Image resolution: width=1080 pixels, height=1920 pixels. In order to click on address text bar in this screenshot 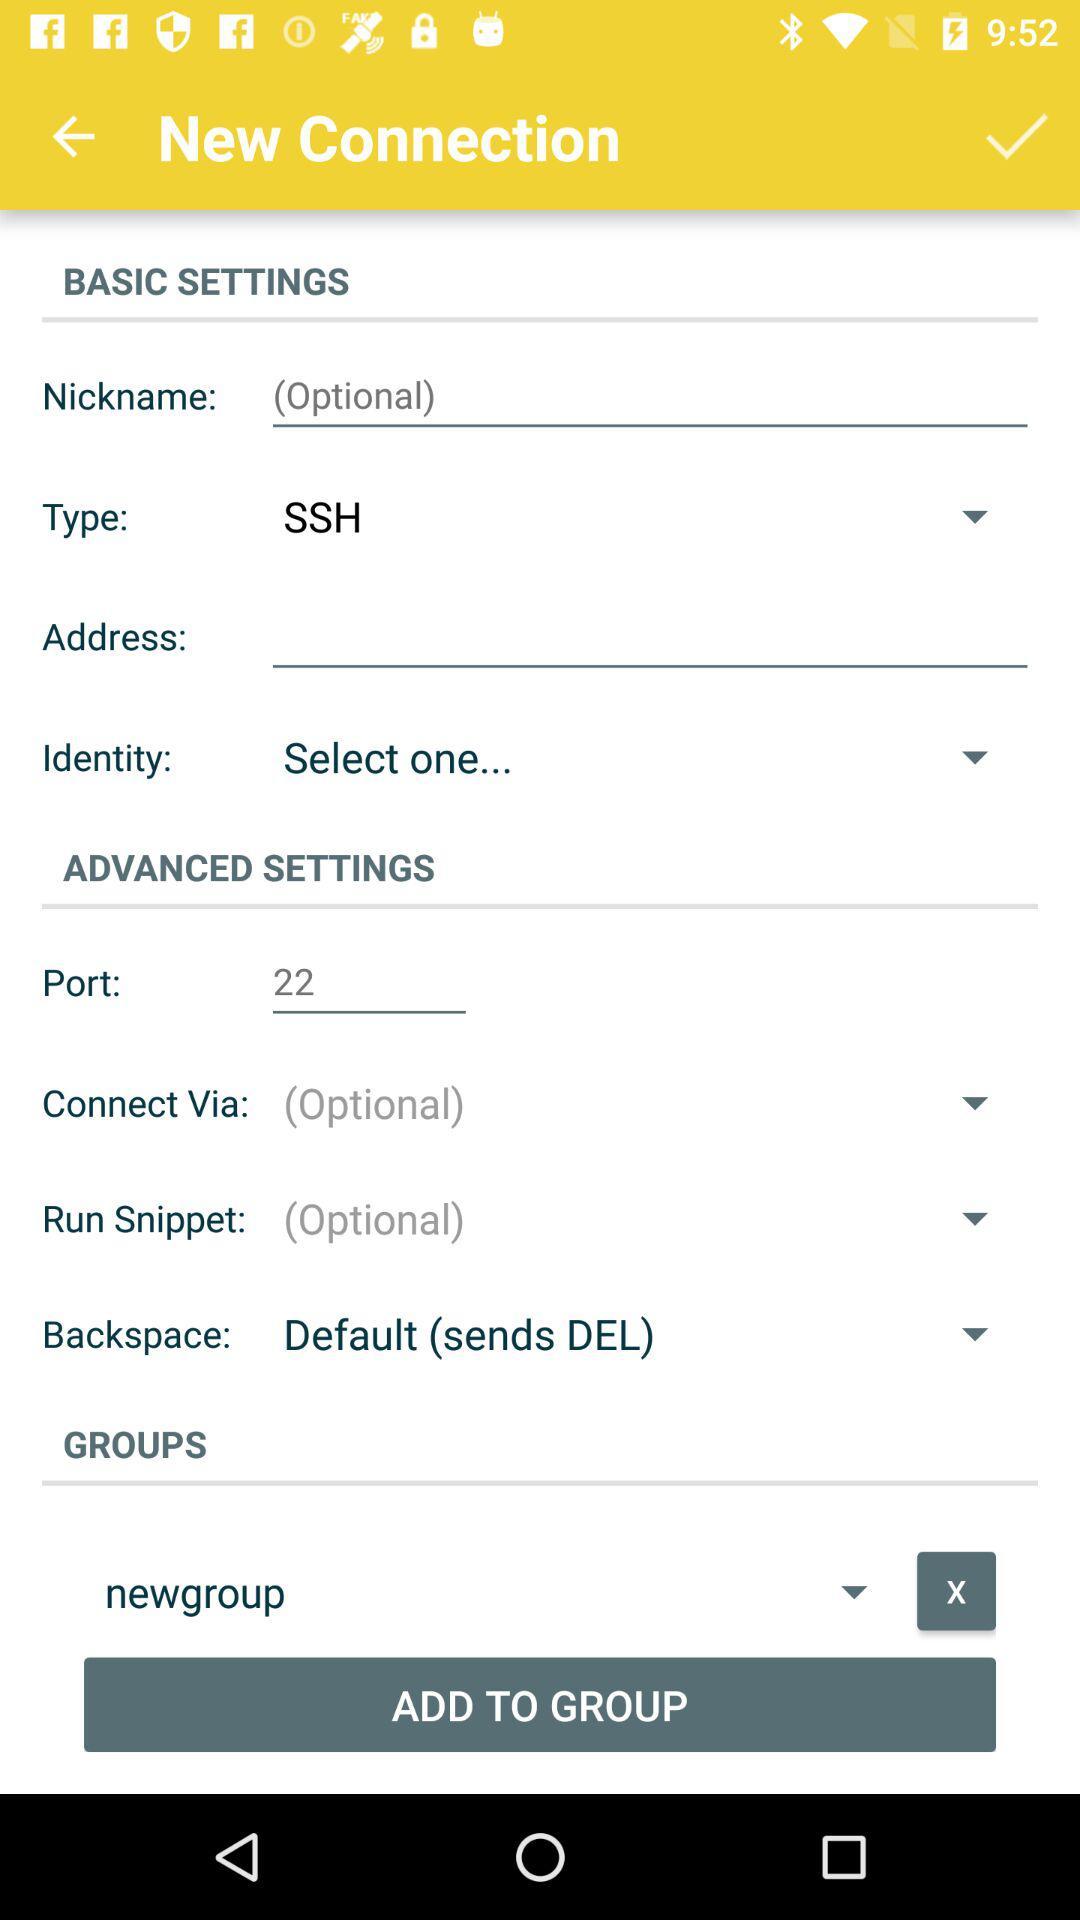, I will do `click(650, 635)`.